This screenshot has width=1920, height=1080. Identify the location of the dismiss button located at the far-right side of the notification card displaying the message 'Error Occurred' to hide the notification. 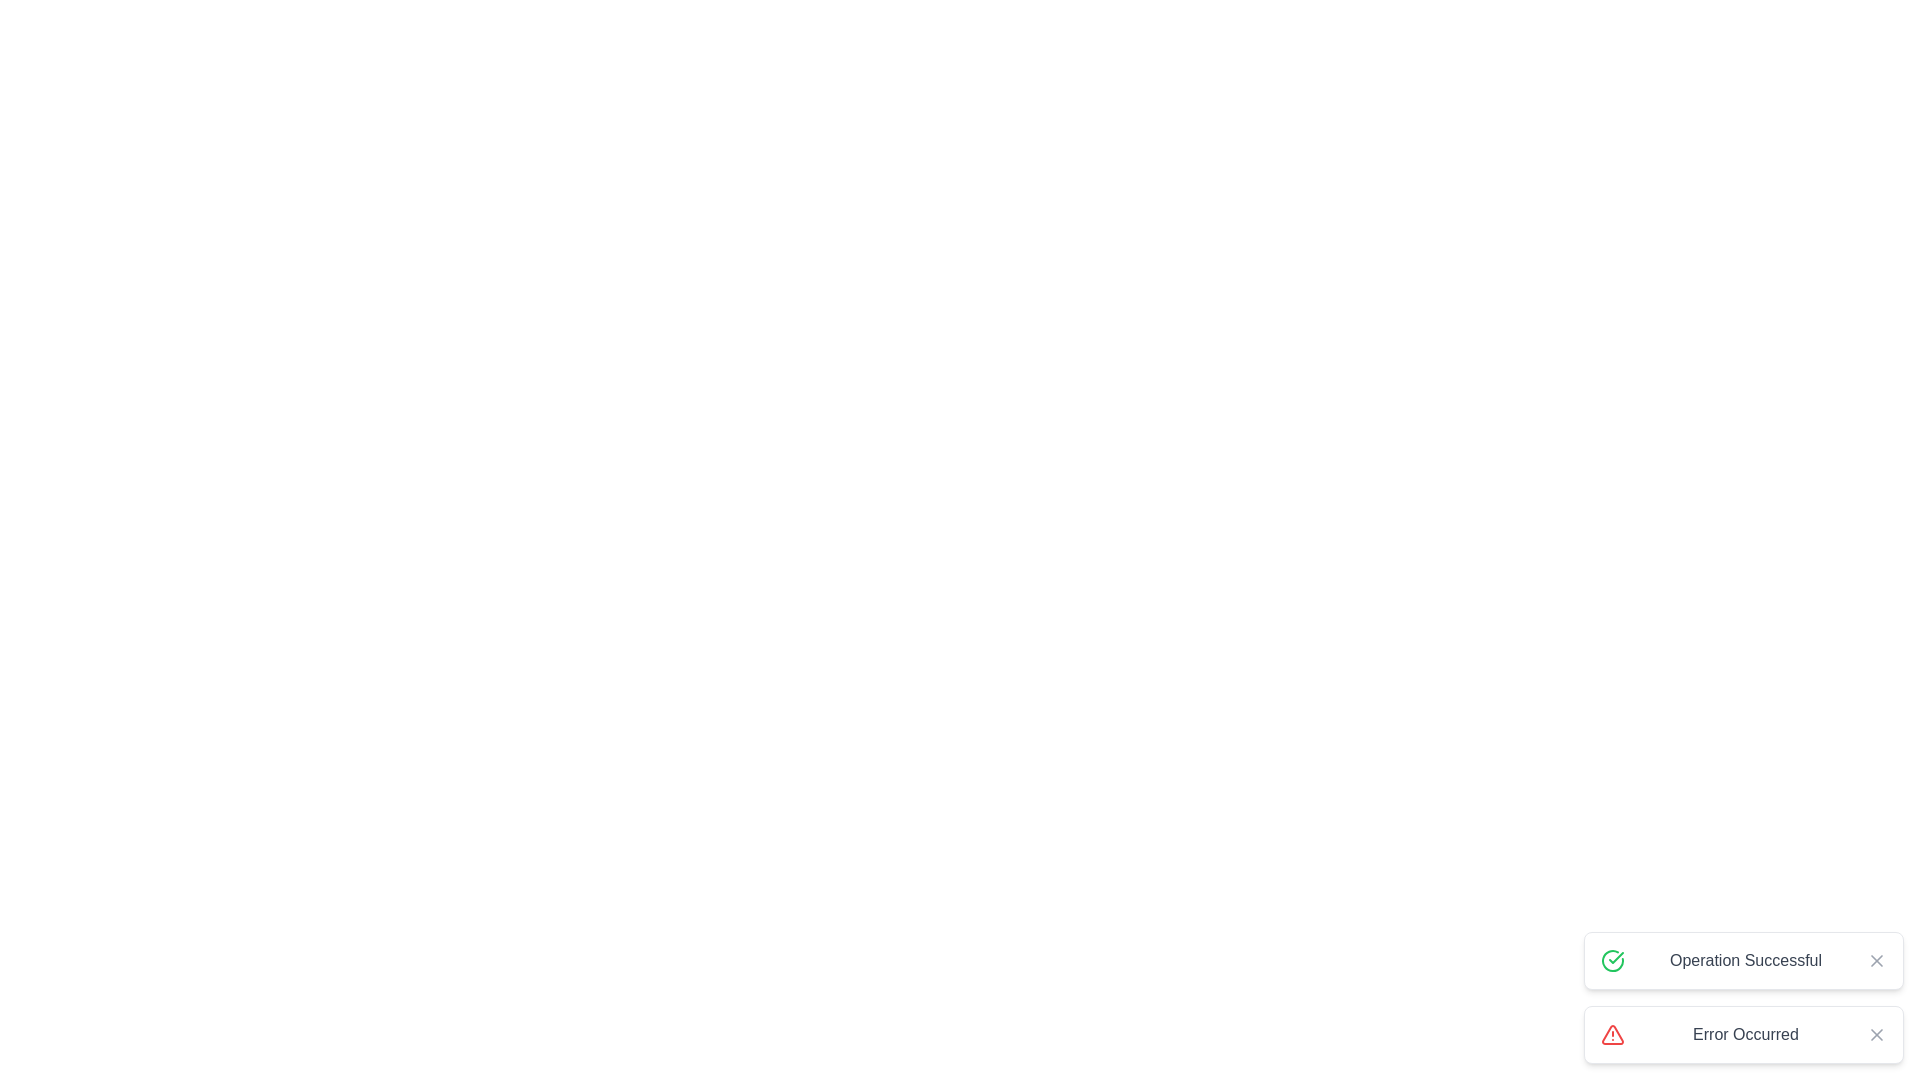
(1875, 1034).